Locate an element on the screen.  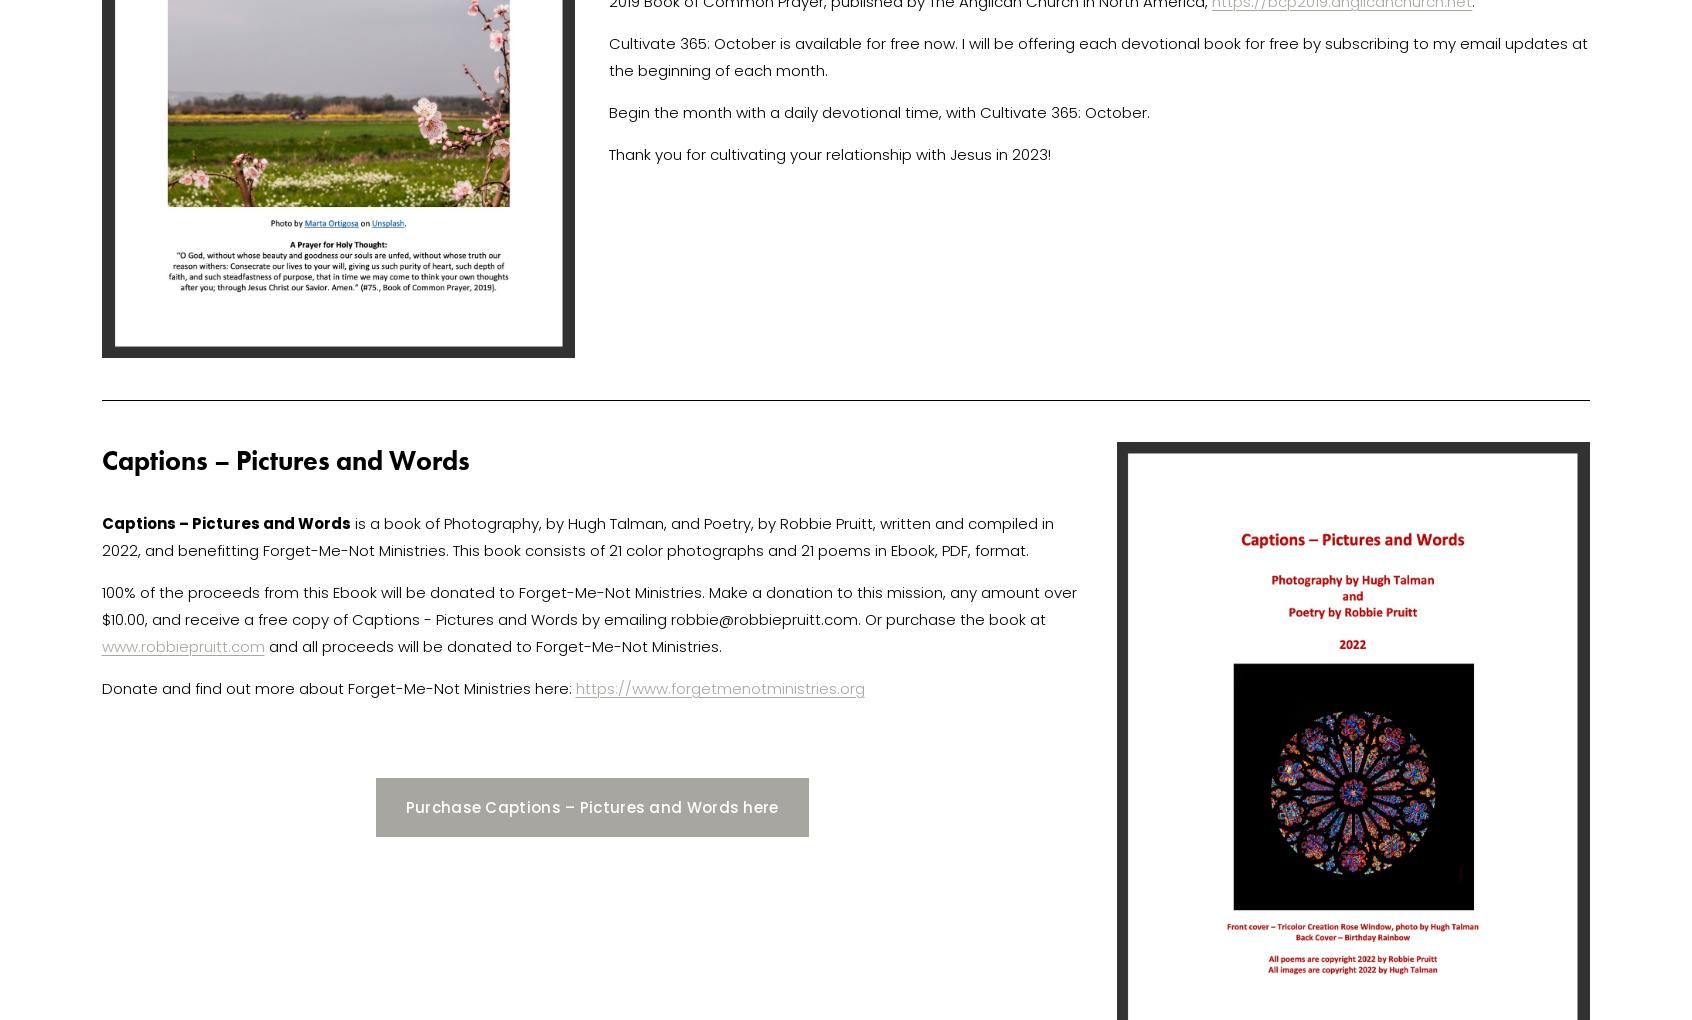
'Begin the month with a daily devotional time, with Cultivate 365: October.' is located at coordinates (880, 111).